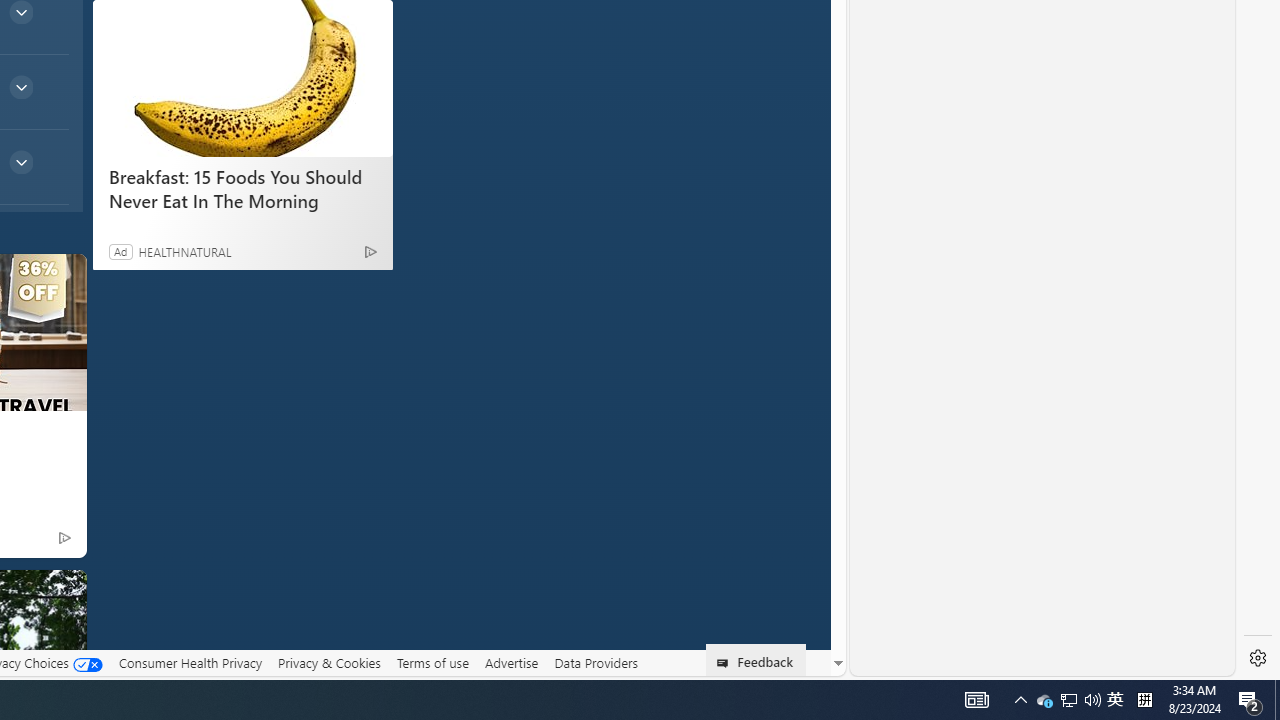 Image resolution: width=1280 pixels, height=720 pixels. Describe the element at coordinates (594, 663) in the screenshot. I see `'Data Providers'` at that location.